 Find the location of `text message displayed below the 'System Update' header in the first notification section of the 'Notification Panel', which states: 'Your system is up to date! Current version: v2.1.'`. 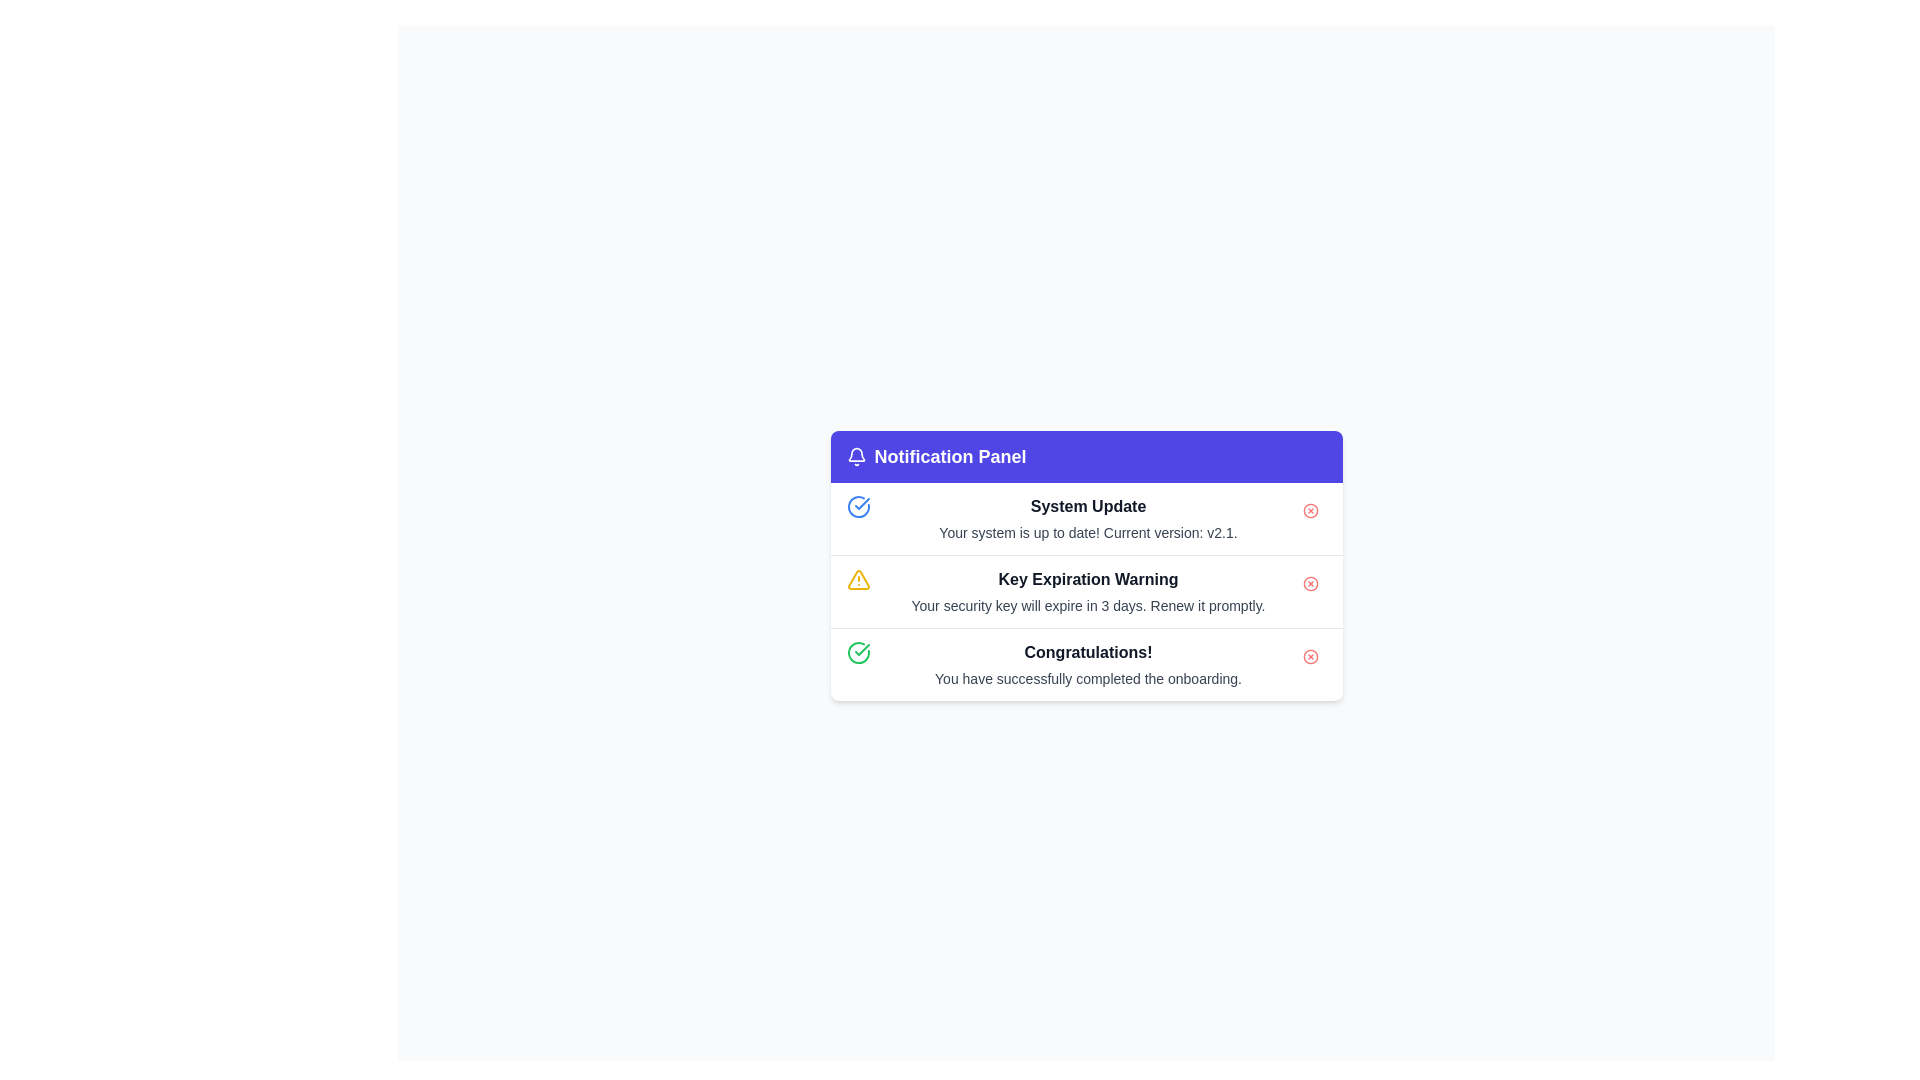

text message displayed below the 'System Update' header in the first notification section of the 'Notification Panel', which states: 'Your system is up to date! Current version: v2.1.' is located at coordinates (1087, 531).